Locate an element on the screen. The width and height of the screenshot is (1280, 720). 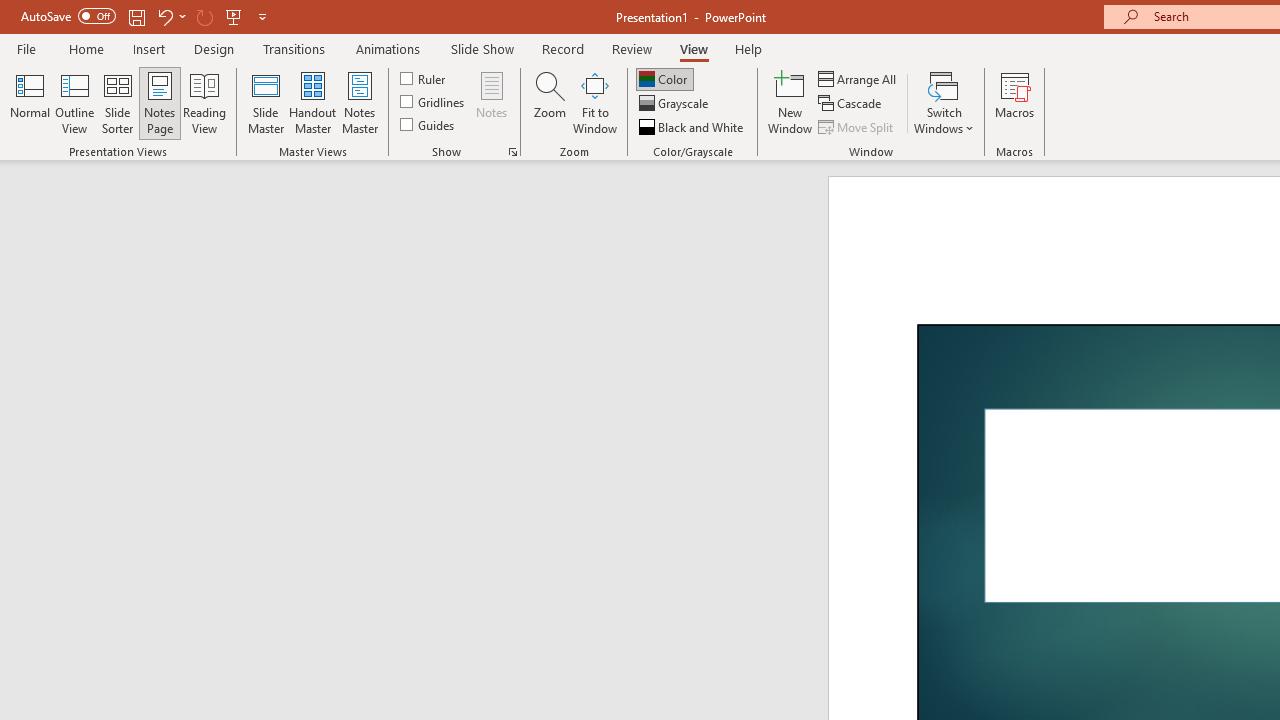
'View' is located at coordinates (693, 48).